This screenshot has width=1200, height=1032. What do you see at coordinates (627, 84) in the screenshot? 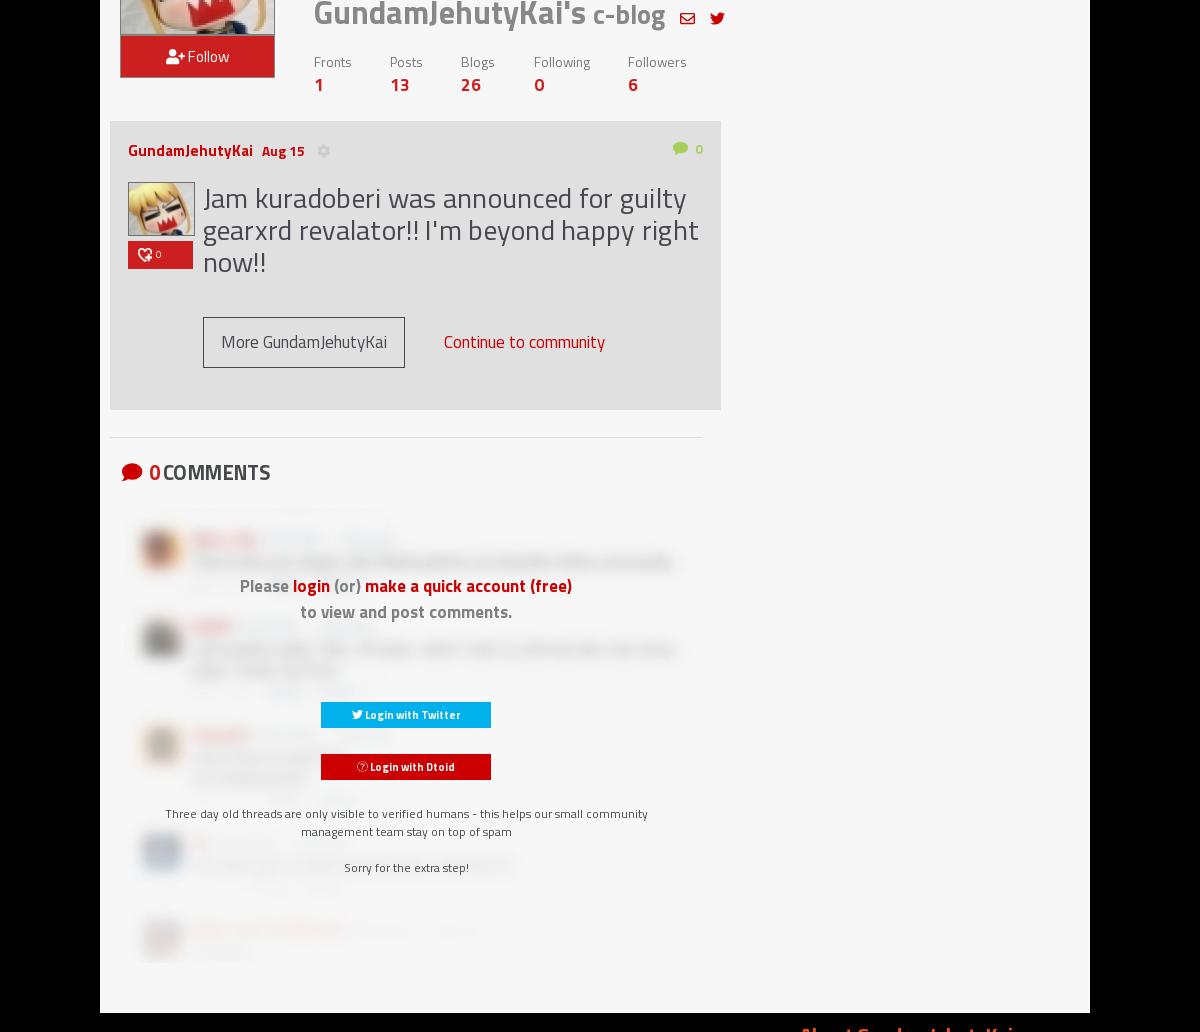
I see `'6'` at bounding box center [627, 84].